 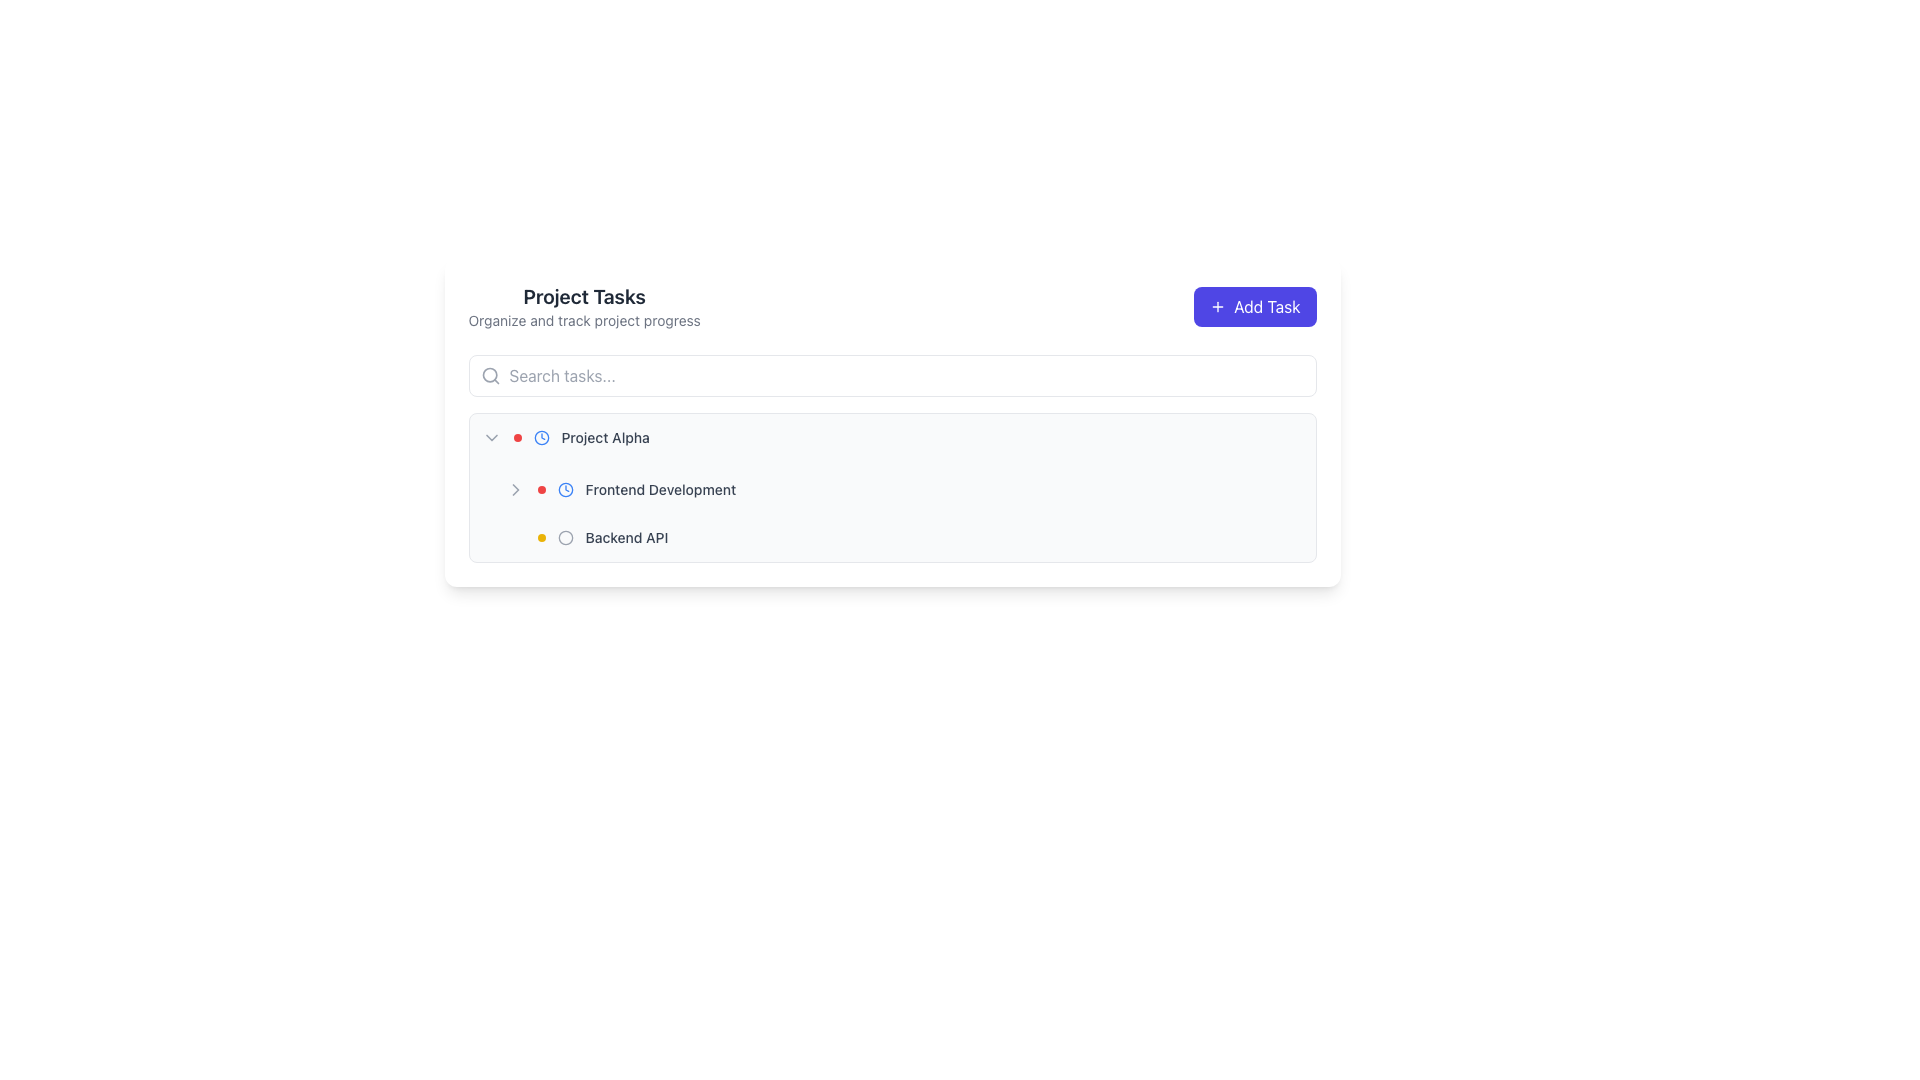 What do you see at coordinates (541, 437) in the screenshot?
I see `the SVG circle element that forms the outer portion of the clock icon` at bounding box center [541, 437].